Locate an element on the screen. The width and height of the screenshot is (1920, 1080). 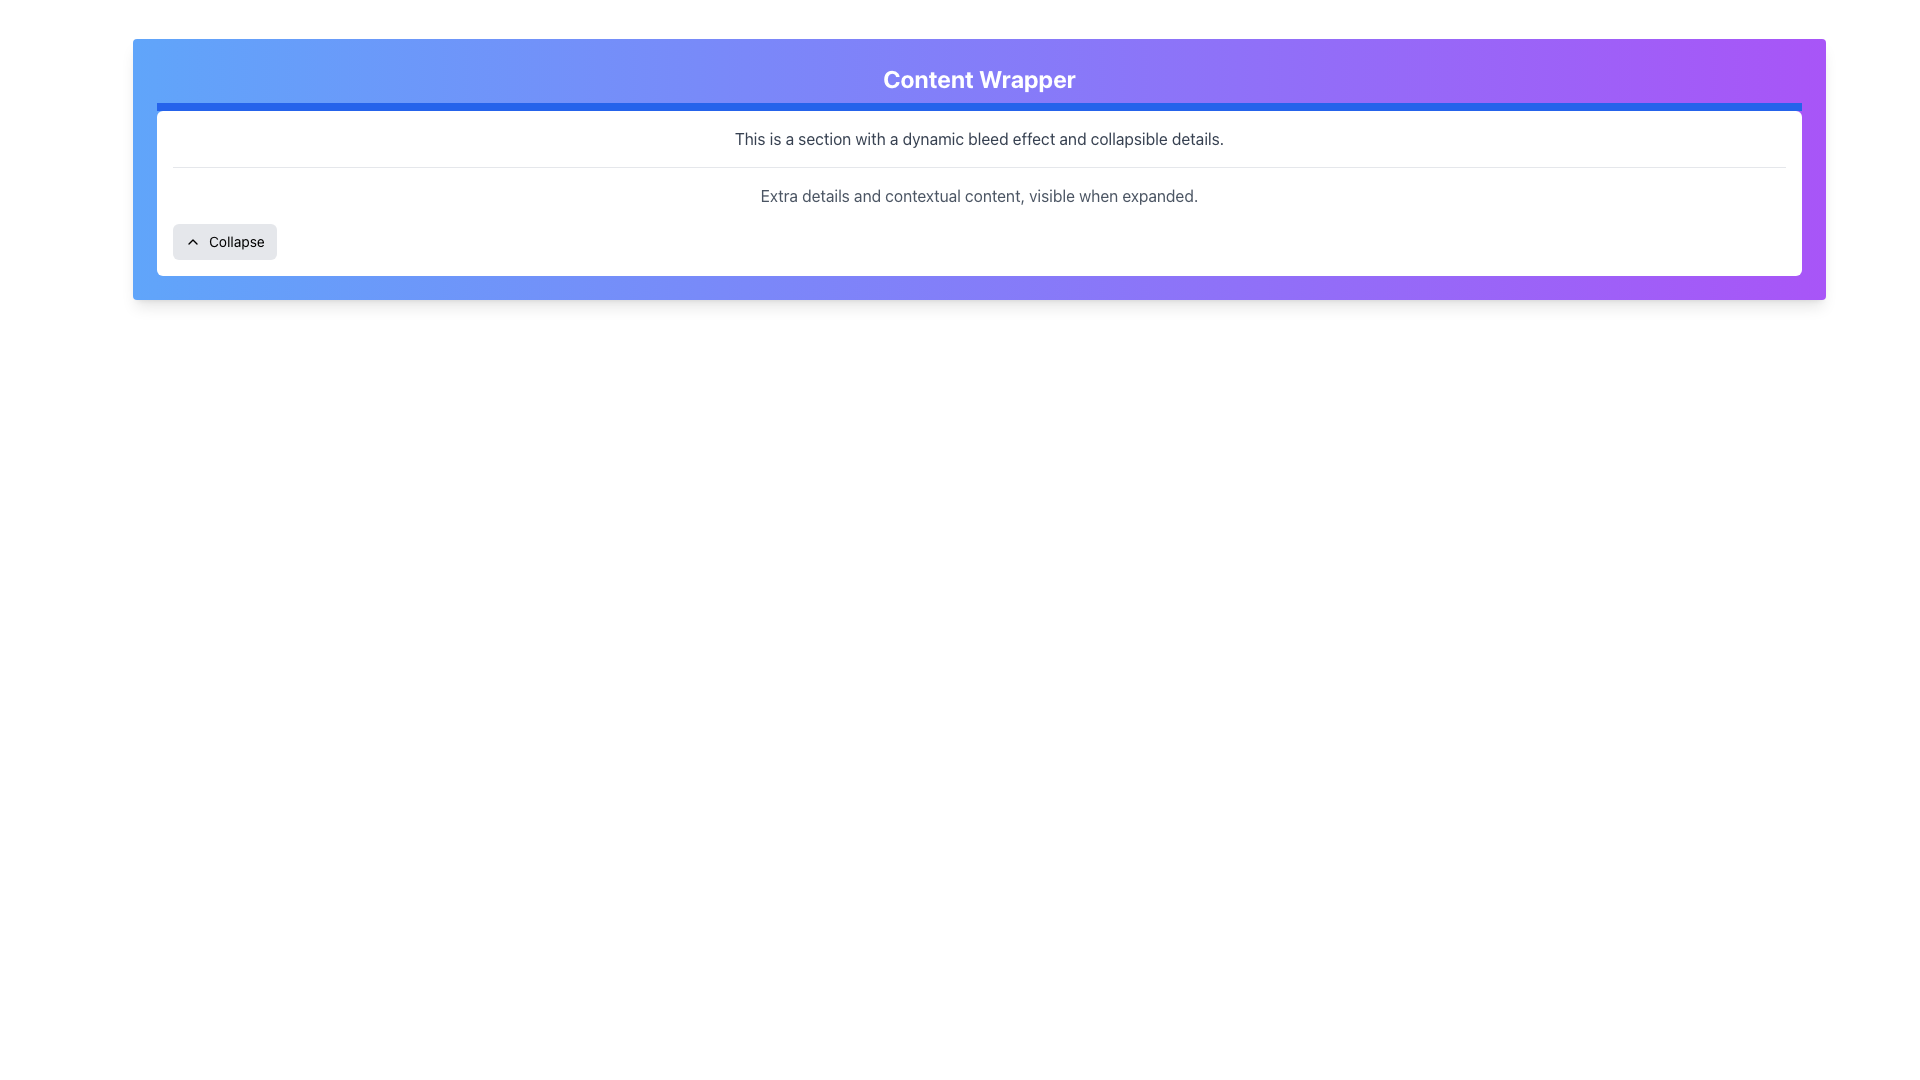
the blue decorative bar at the top edge of the collapsible section, which serves as a functional indicator is located at coordinates (979, 107).